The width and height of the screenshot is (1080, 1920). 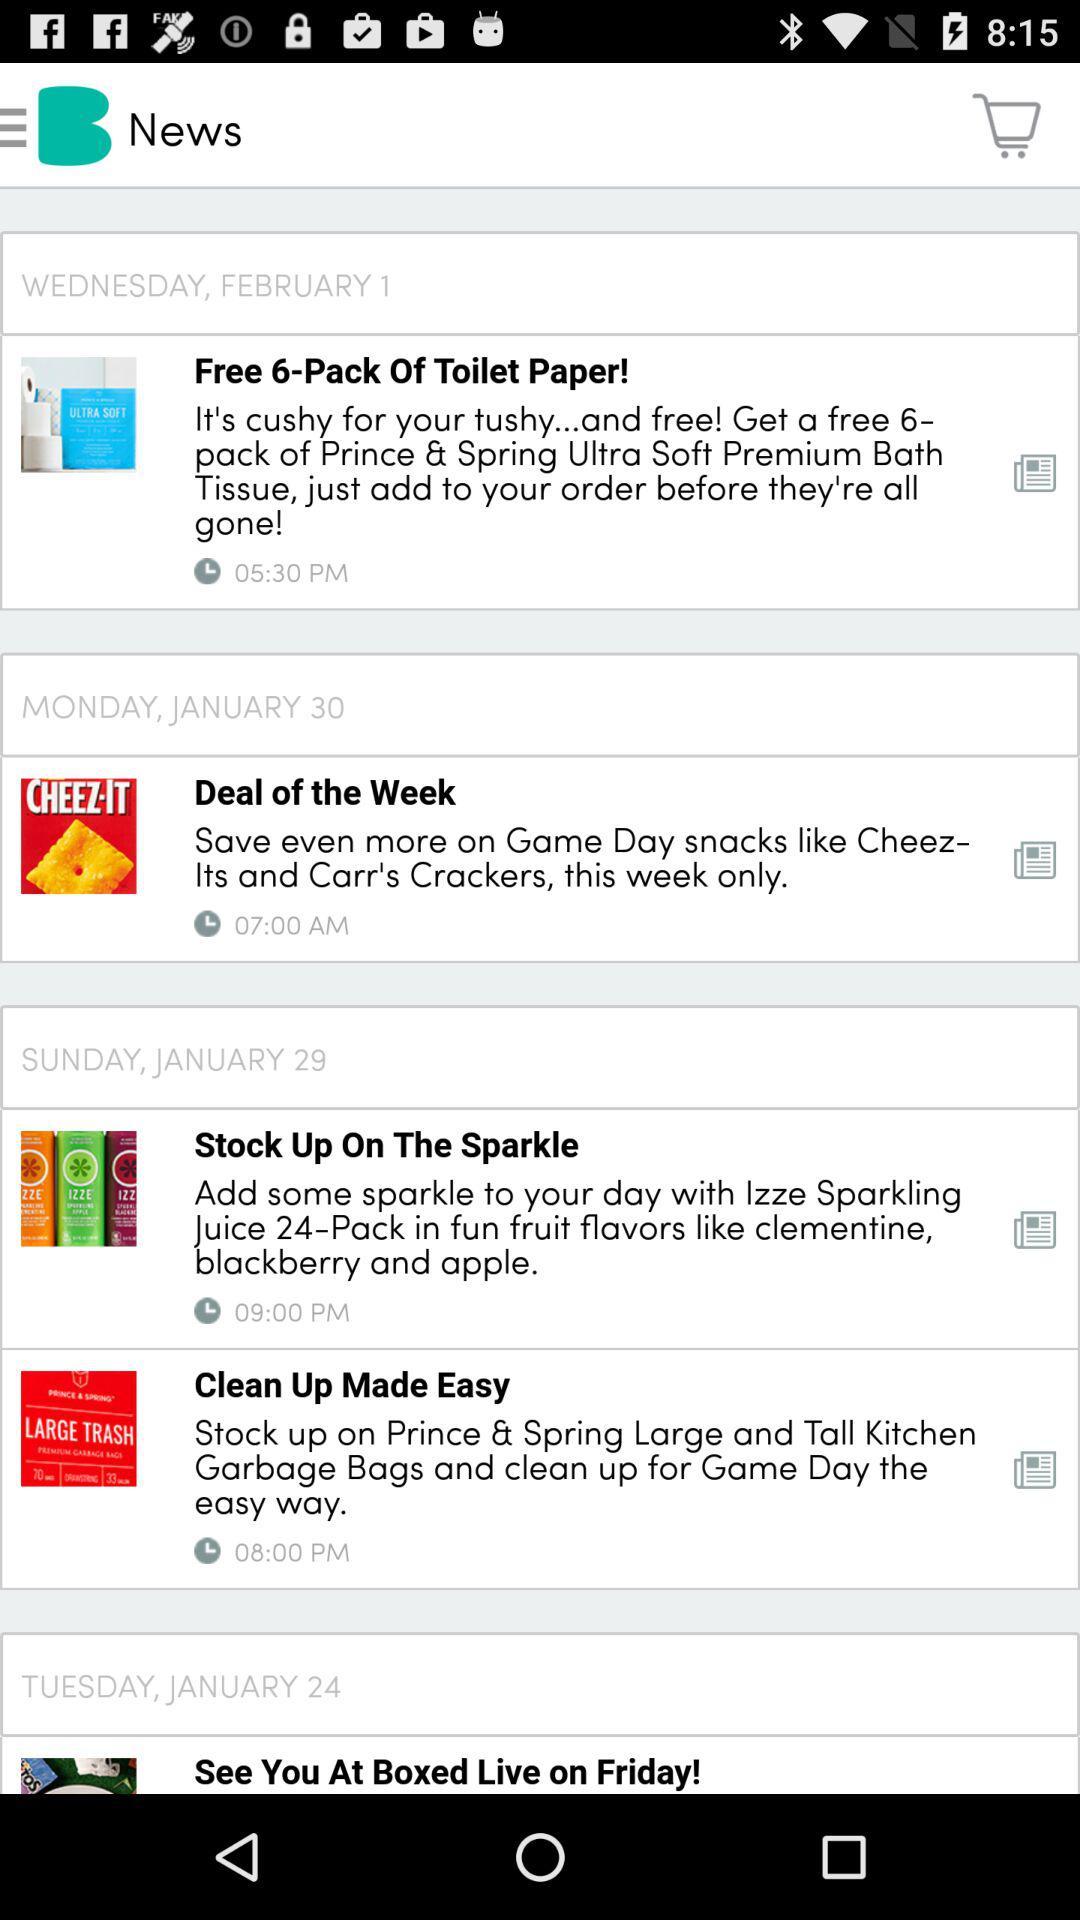 I want to click on the icon below it s cushy icon, so click(x=207, y=570).